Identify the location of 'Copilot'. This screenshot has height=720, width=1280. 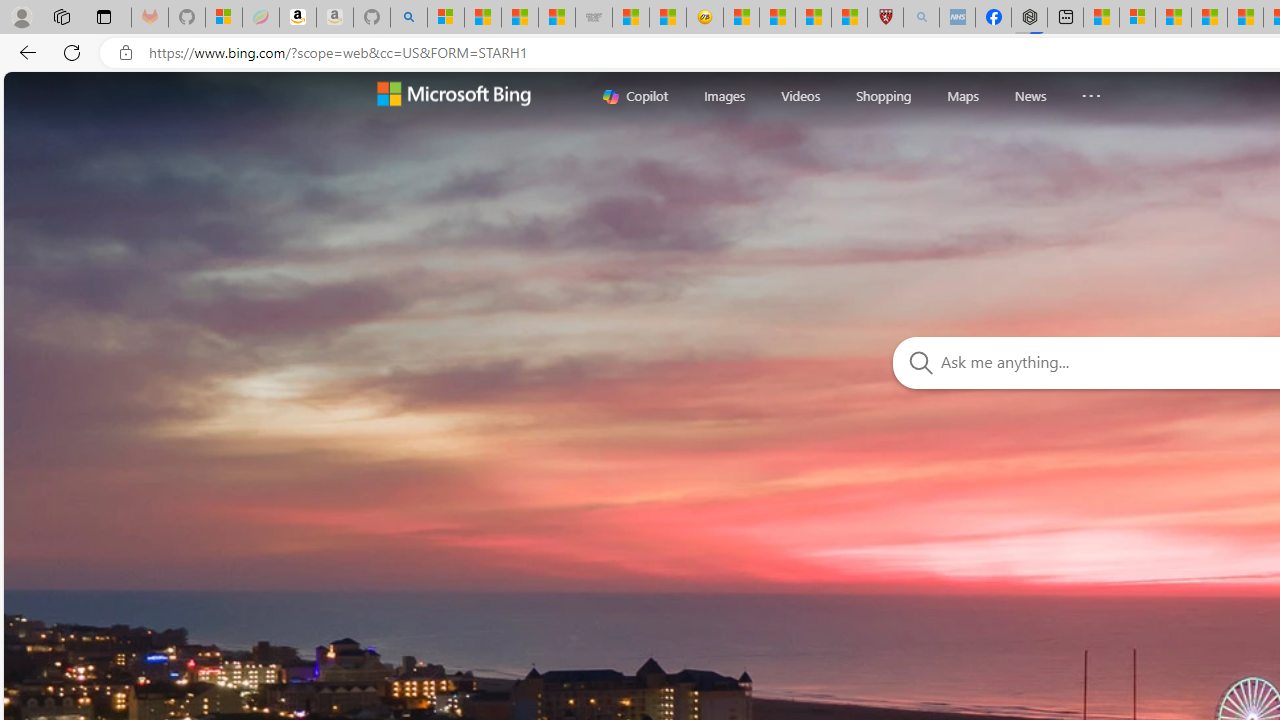
(634, 95).